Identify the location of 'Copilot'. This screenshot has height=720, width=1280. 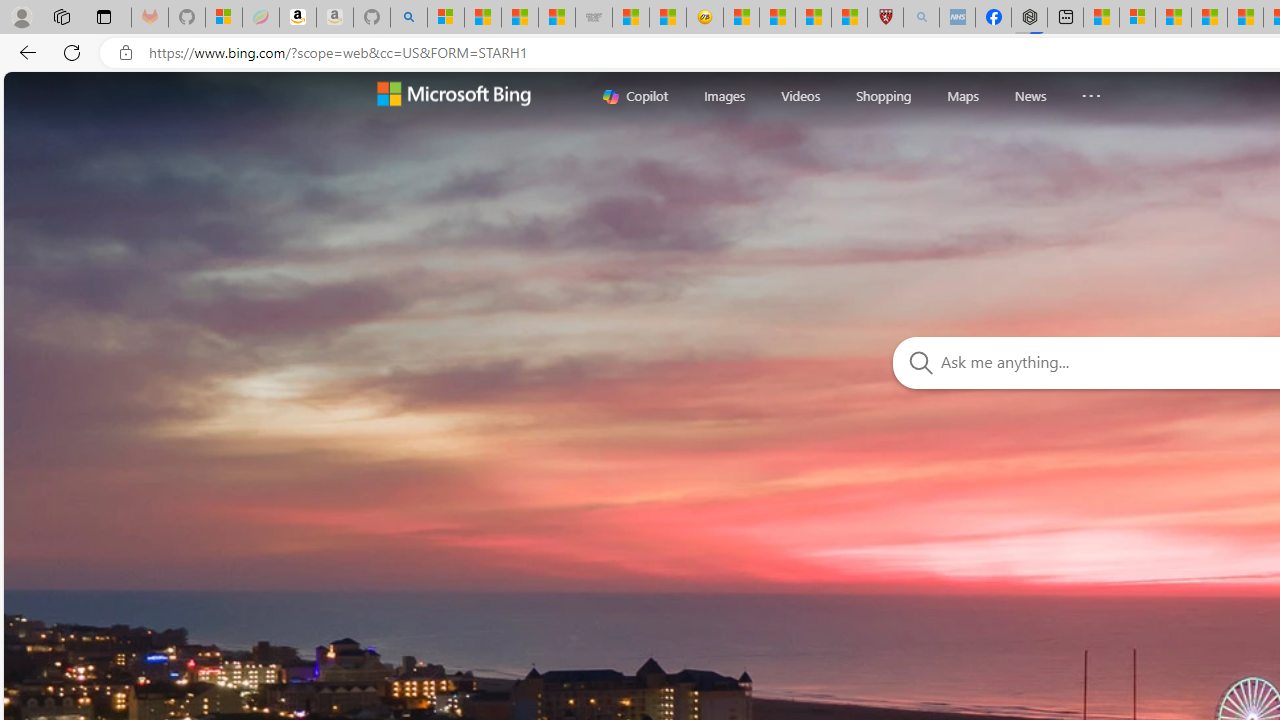
(634, 95).